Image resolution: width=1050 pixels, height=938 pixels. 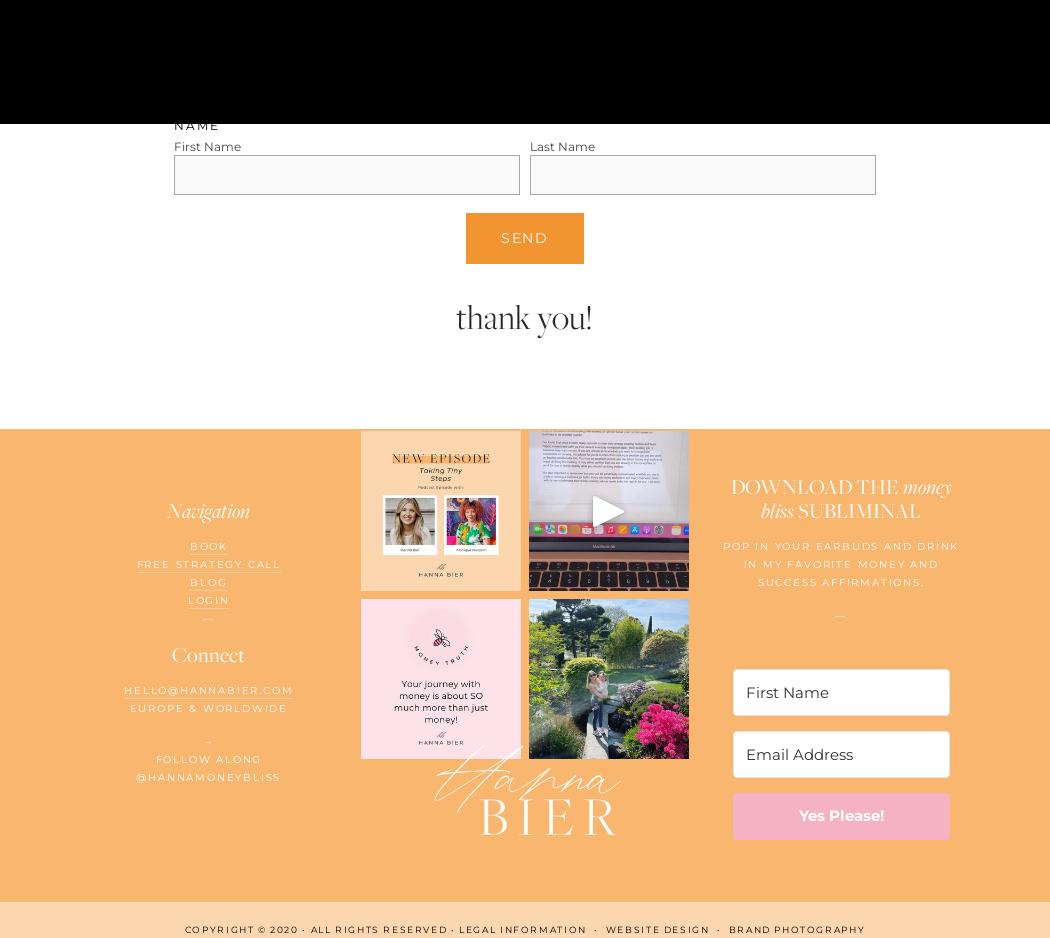 I want to click on 'Brand Photography', so click(x=795, y=927).